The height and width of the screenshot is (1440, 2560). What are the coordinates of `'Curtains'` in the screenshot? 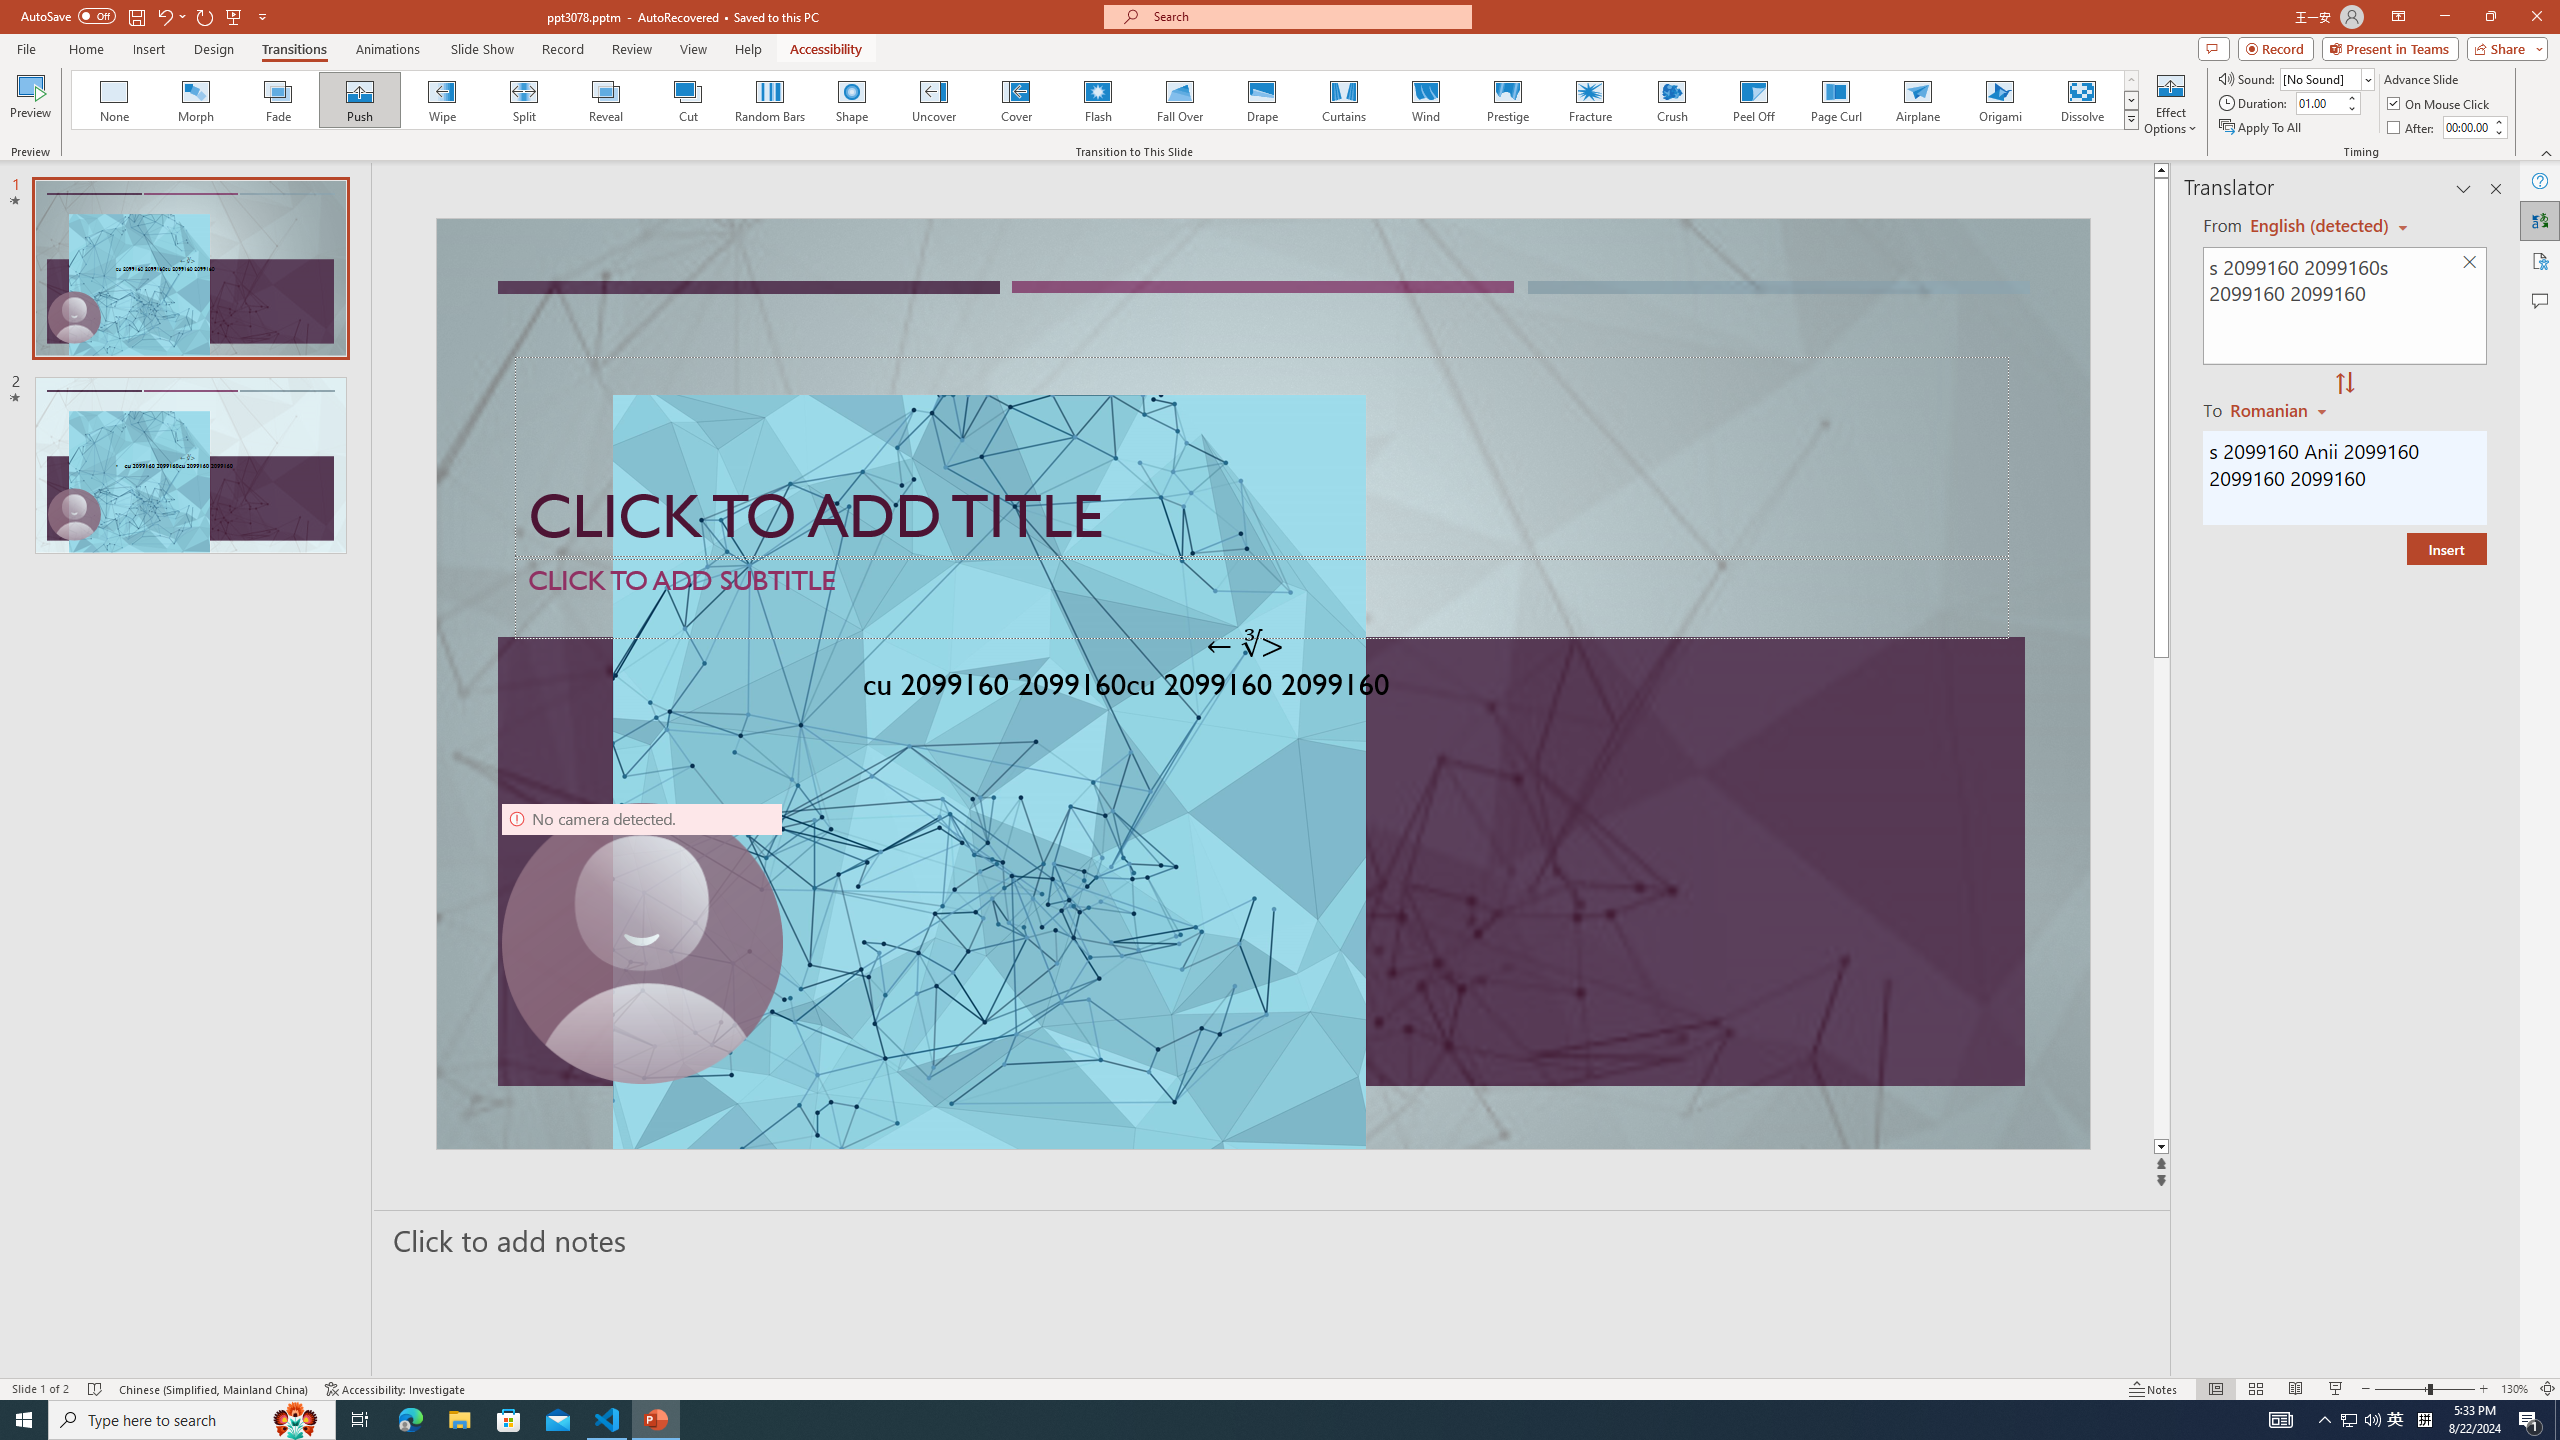 It's located at (1344, 99).